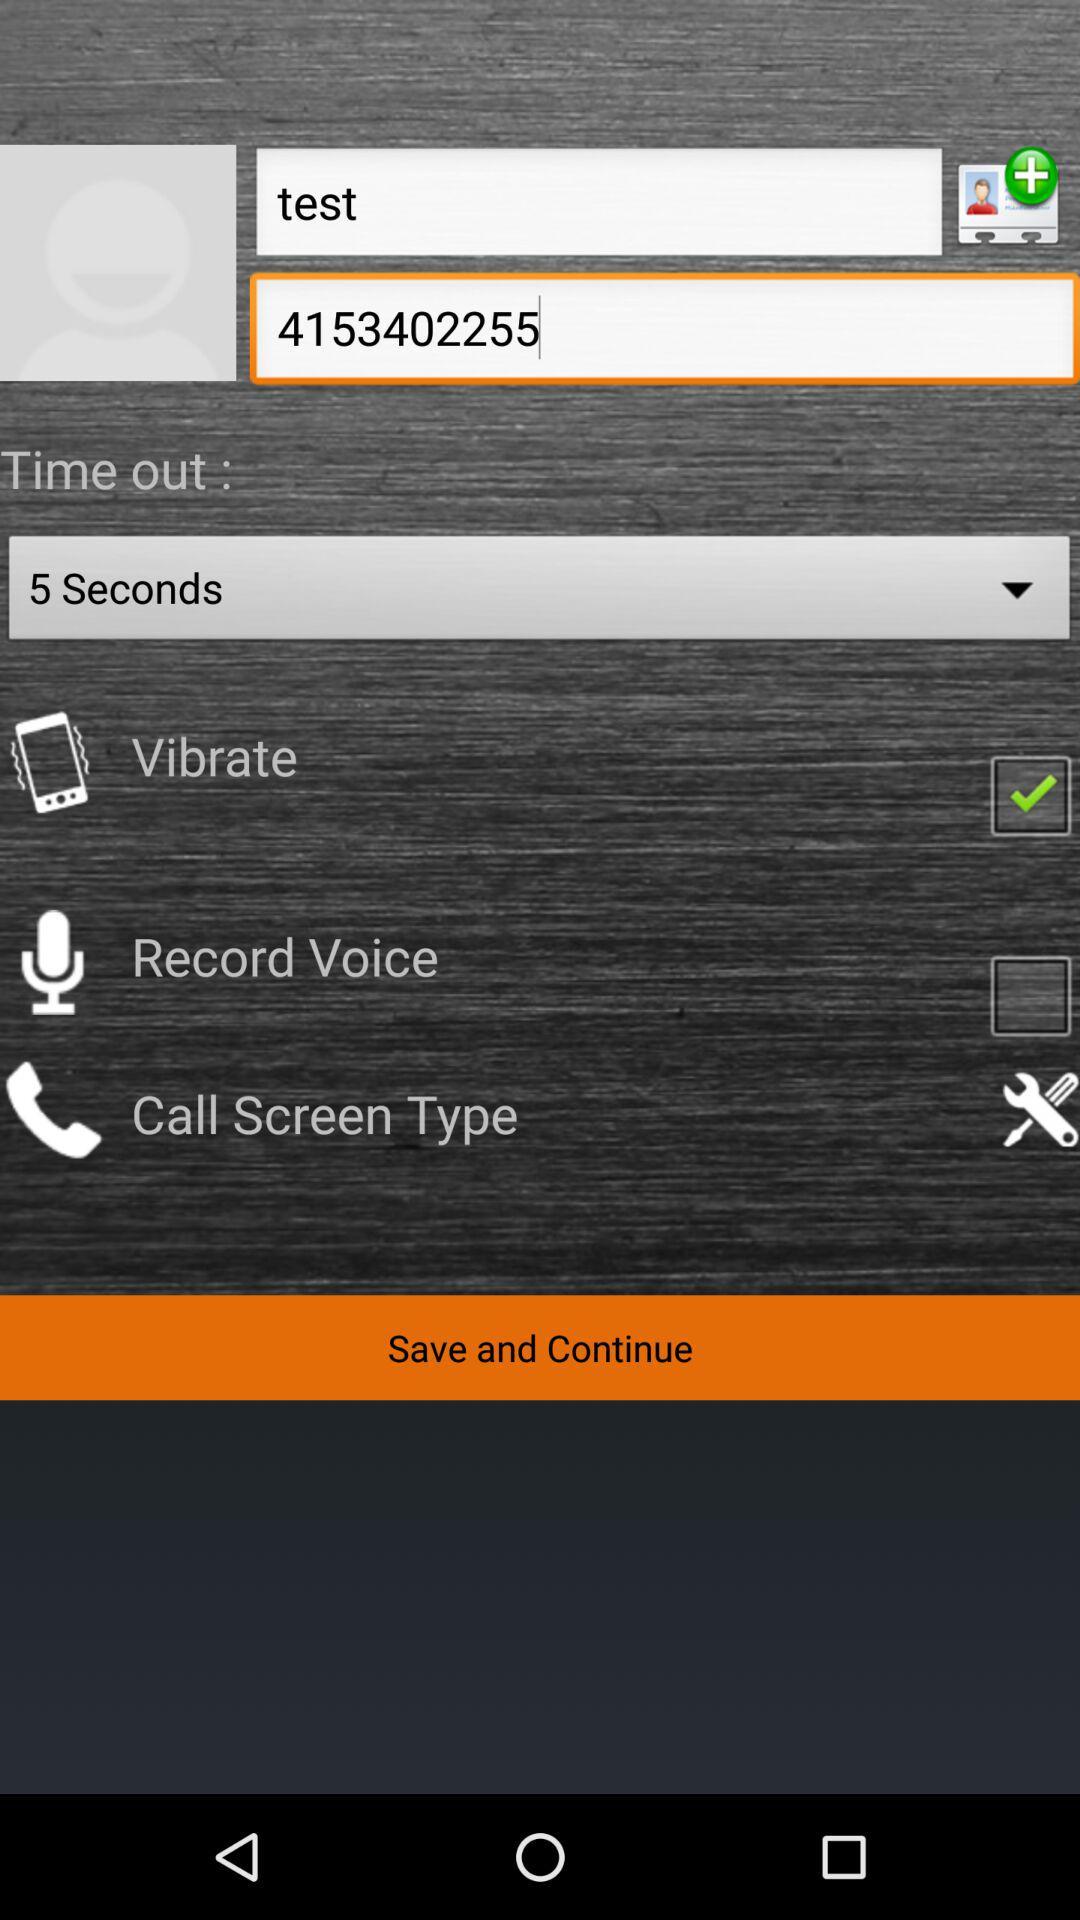 The height and width of the screenshot is (1920, 1080). What do you see at coordinates (1030, 793) in the screenshot?
I see `tick` at bounding box center [1030, 793].